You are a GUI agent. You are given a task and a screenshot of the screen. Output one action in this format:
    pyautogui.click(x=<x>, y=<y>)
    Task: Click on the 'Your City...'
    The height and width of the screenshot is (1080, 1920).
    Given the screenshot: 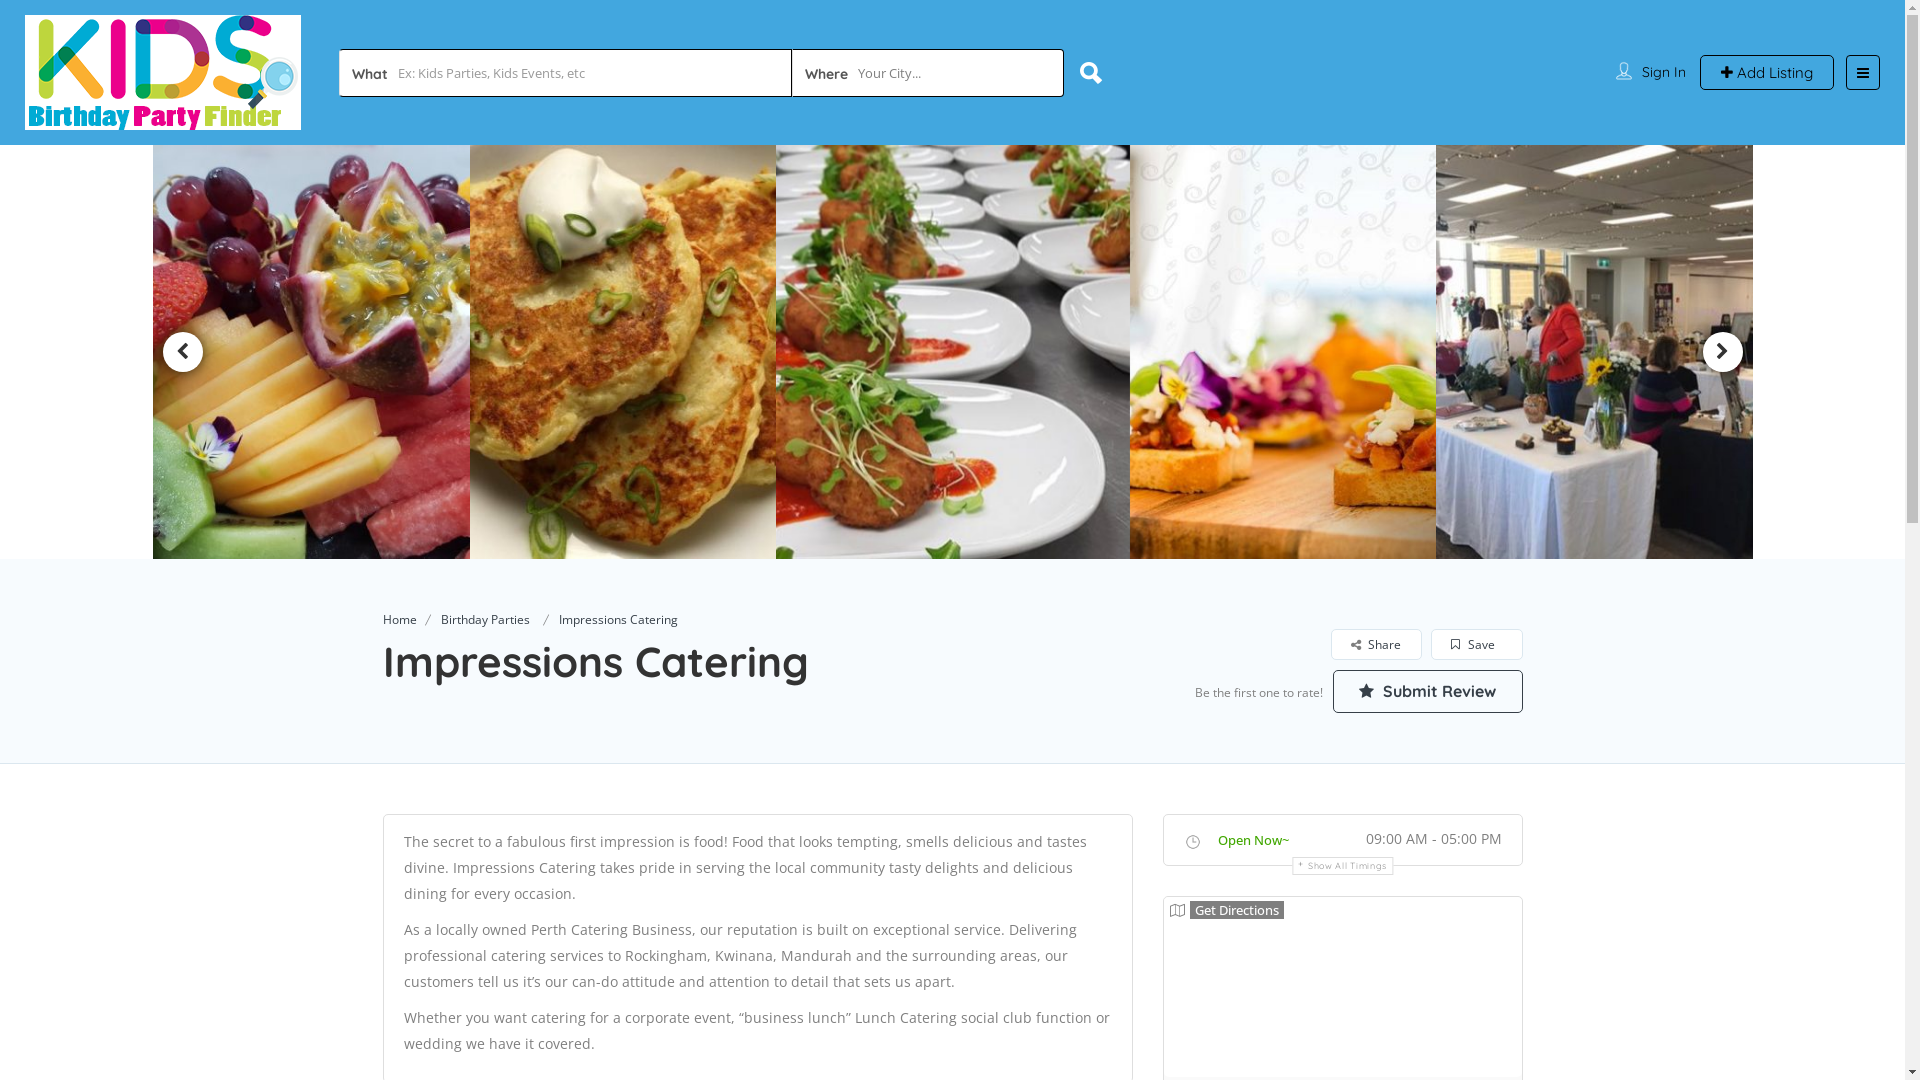 What is the action you would take?
    pyautogui.click(x=791, y=72)
    